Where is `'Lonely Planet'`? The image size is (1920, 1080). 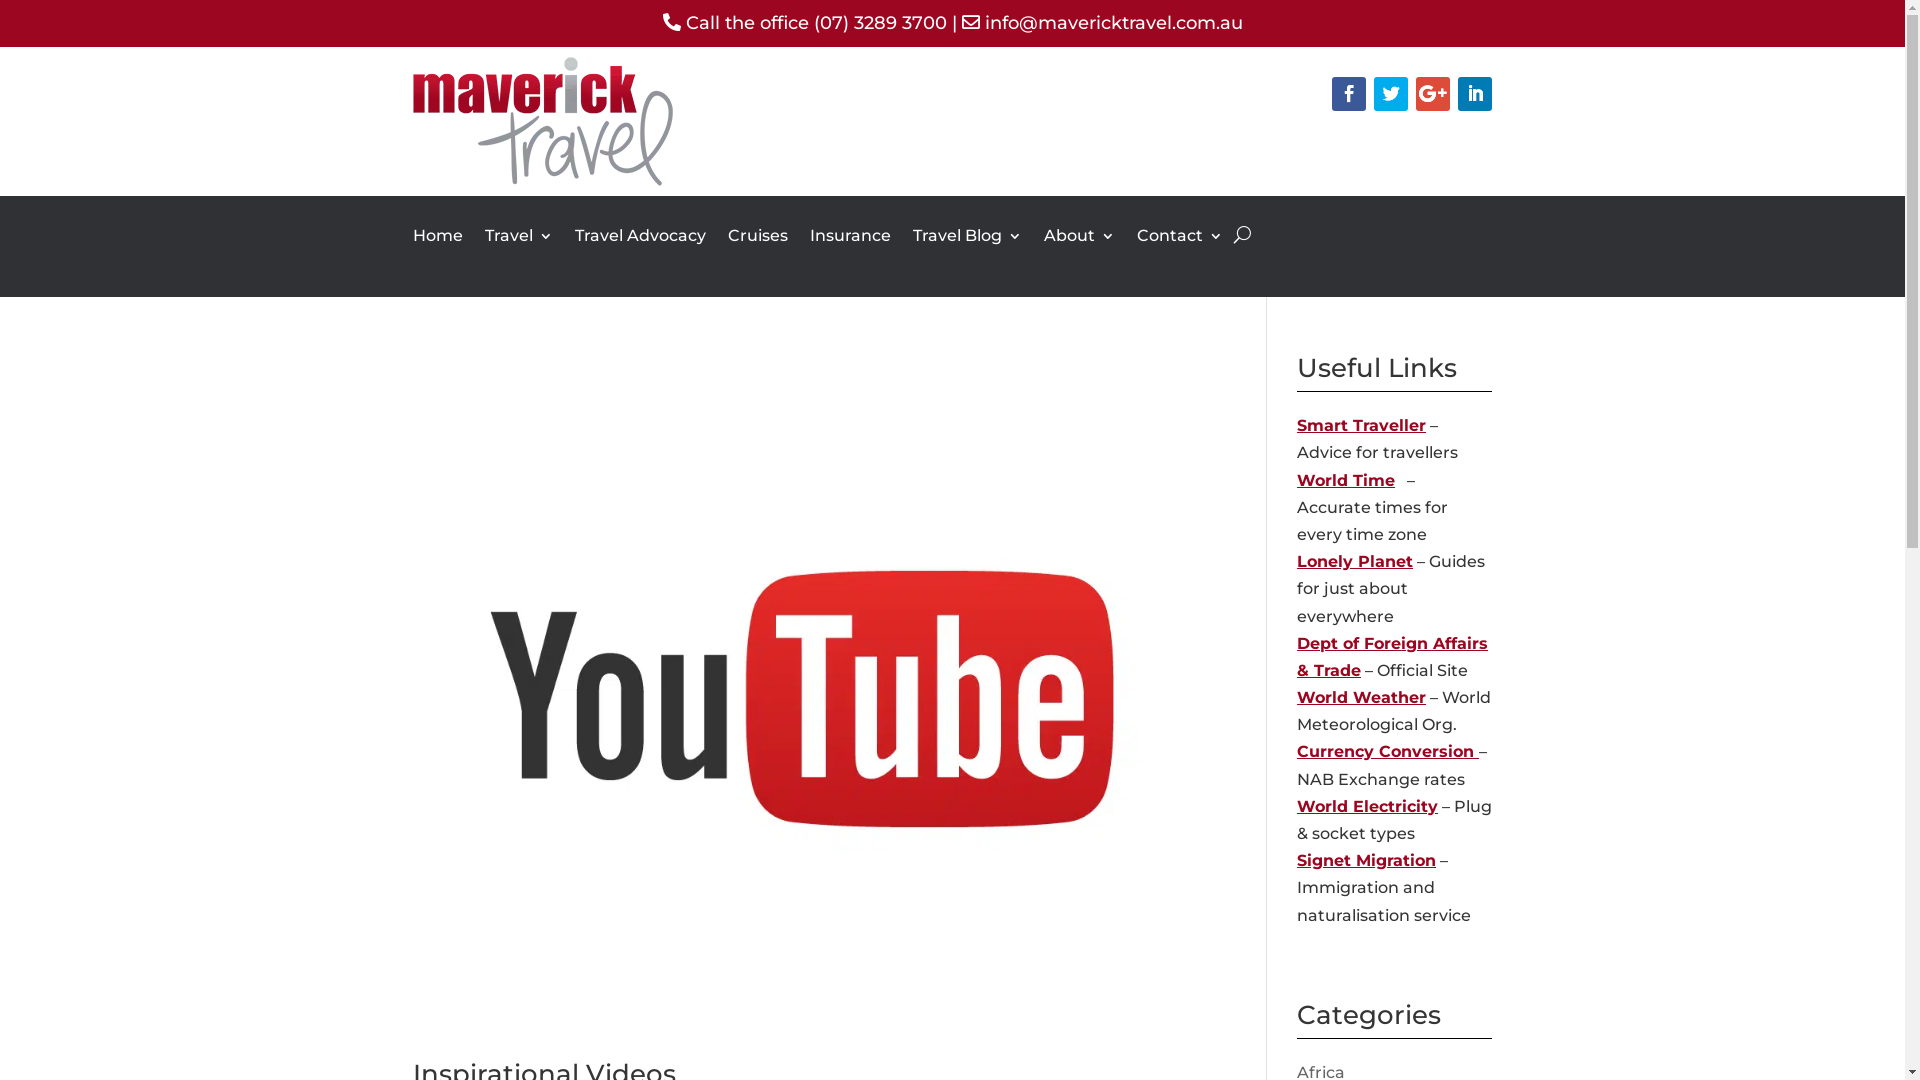 'Lonely Planet' is located at coordinates (1354, 561).